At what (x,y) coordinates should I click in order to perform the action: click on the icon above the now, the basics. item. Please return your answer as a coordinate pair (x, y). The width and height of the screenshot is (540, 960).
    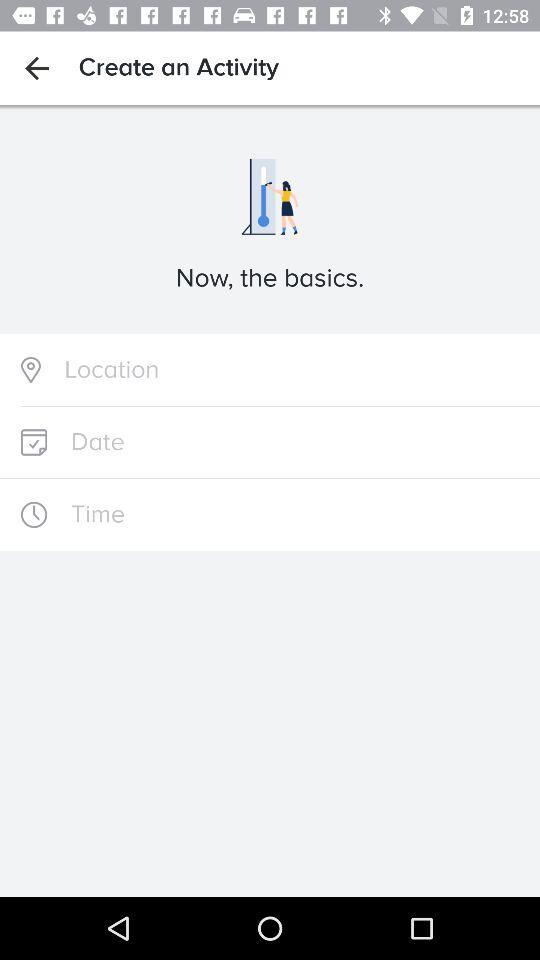
    Looking at the image, I should click on (36, 68).